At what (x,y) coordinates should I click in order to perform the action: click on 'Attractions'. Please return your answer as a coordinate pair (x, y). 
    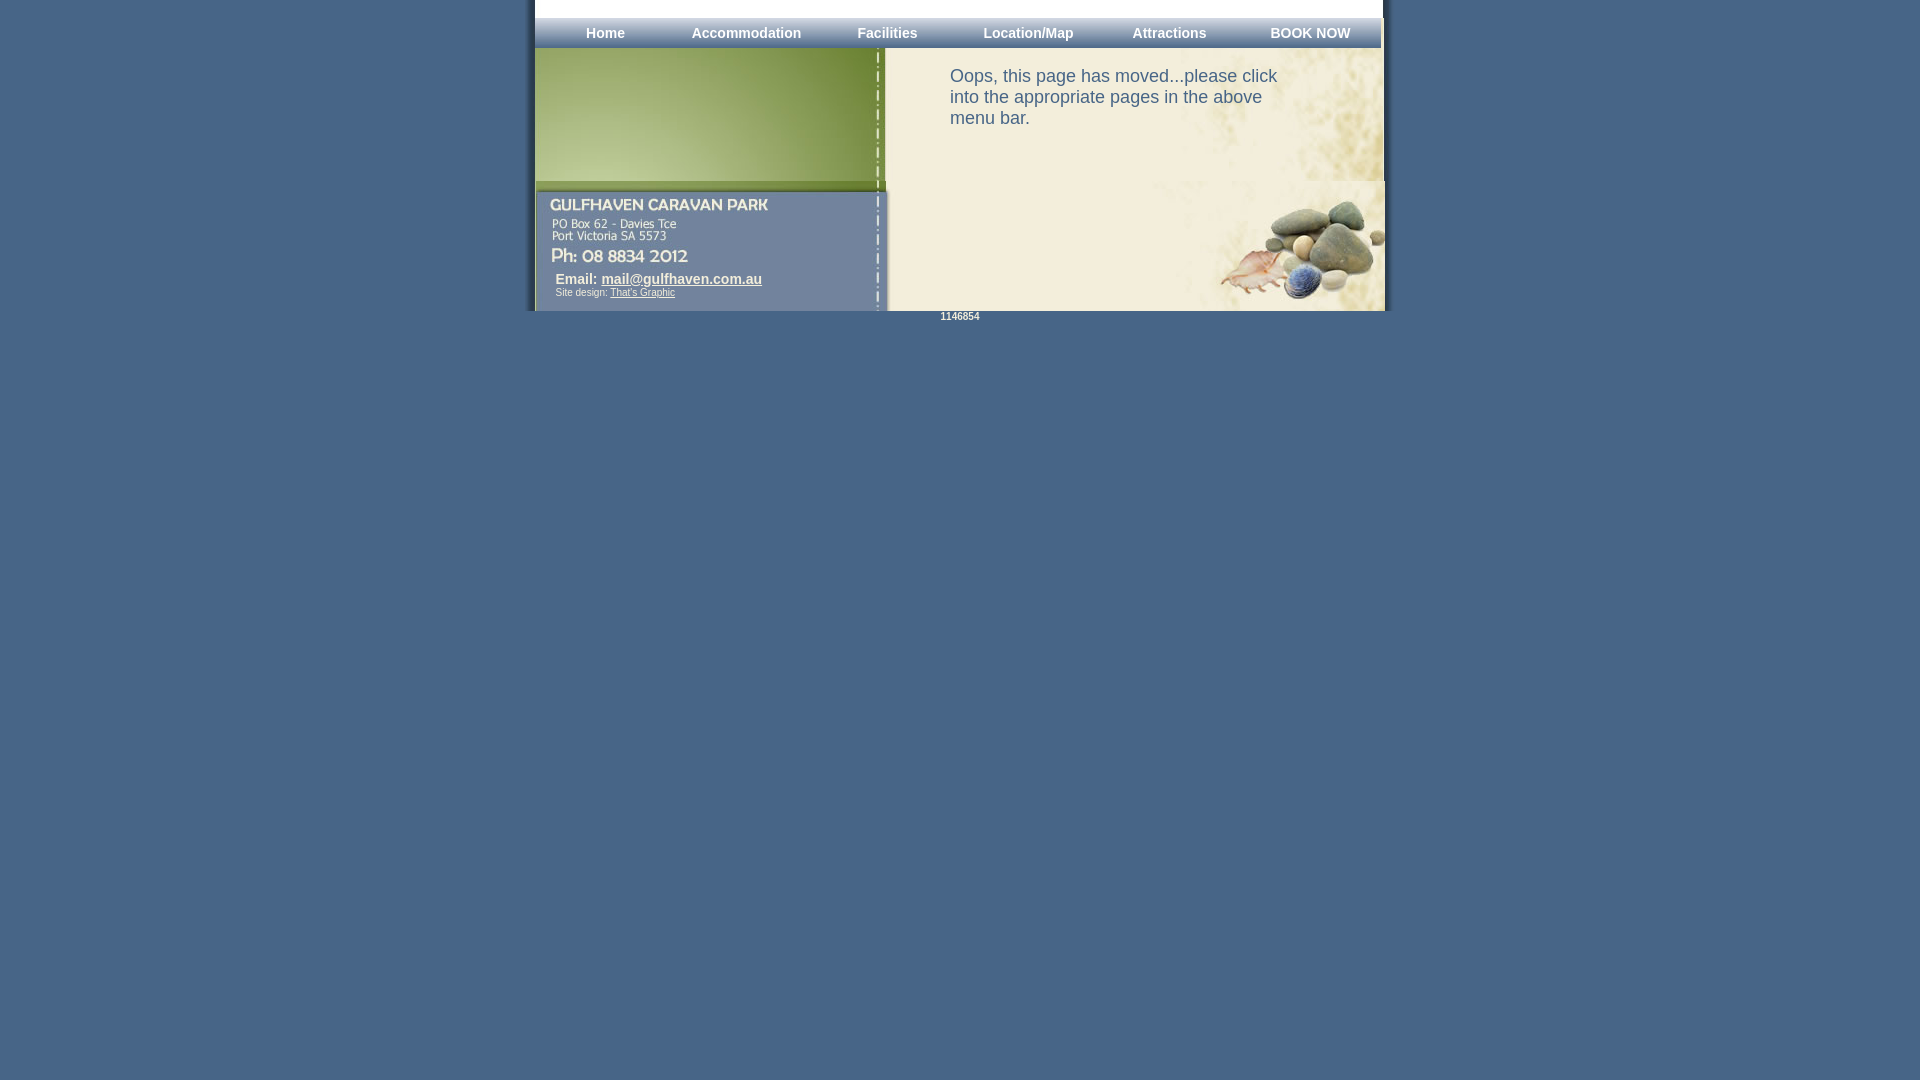
    Looking at the image, I should click on (1169, 33).